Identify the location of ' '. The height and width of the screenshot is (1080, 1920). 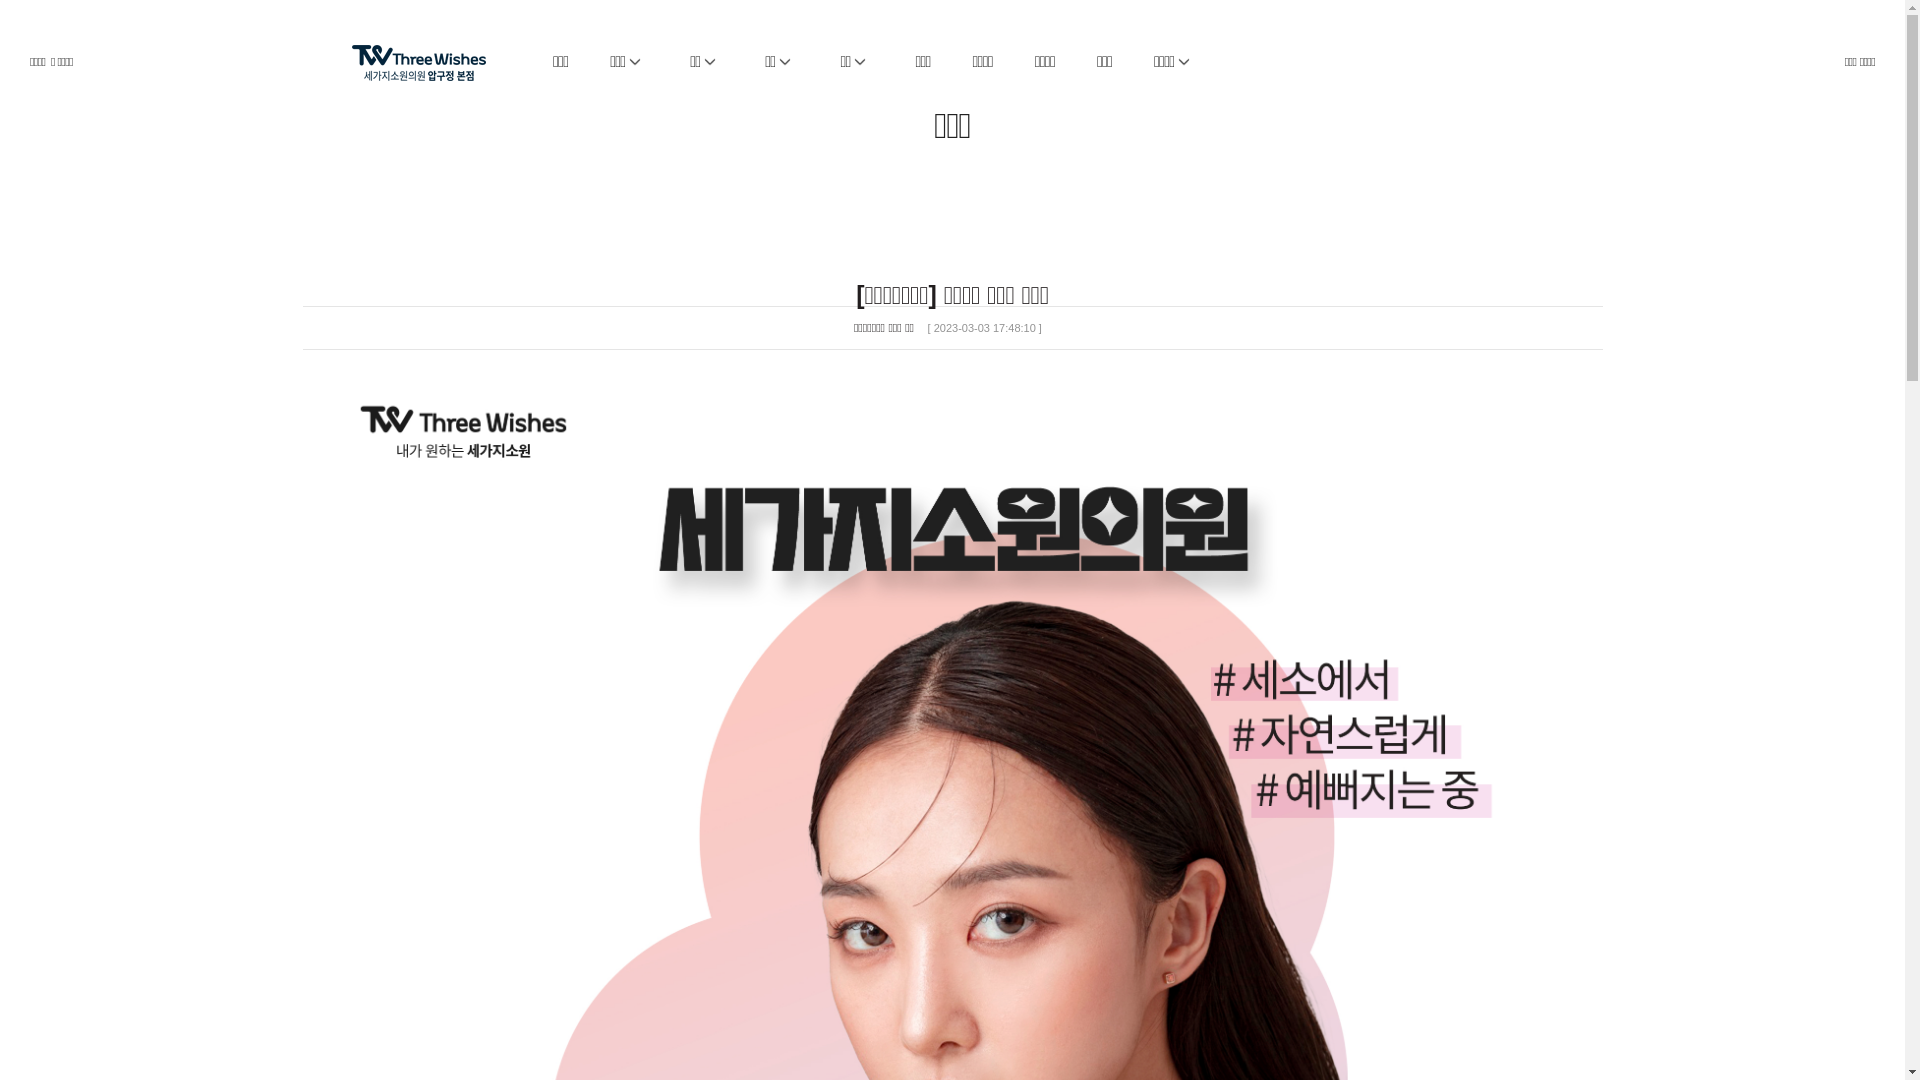
(436, 50).